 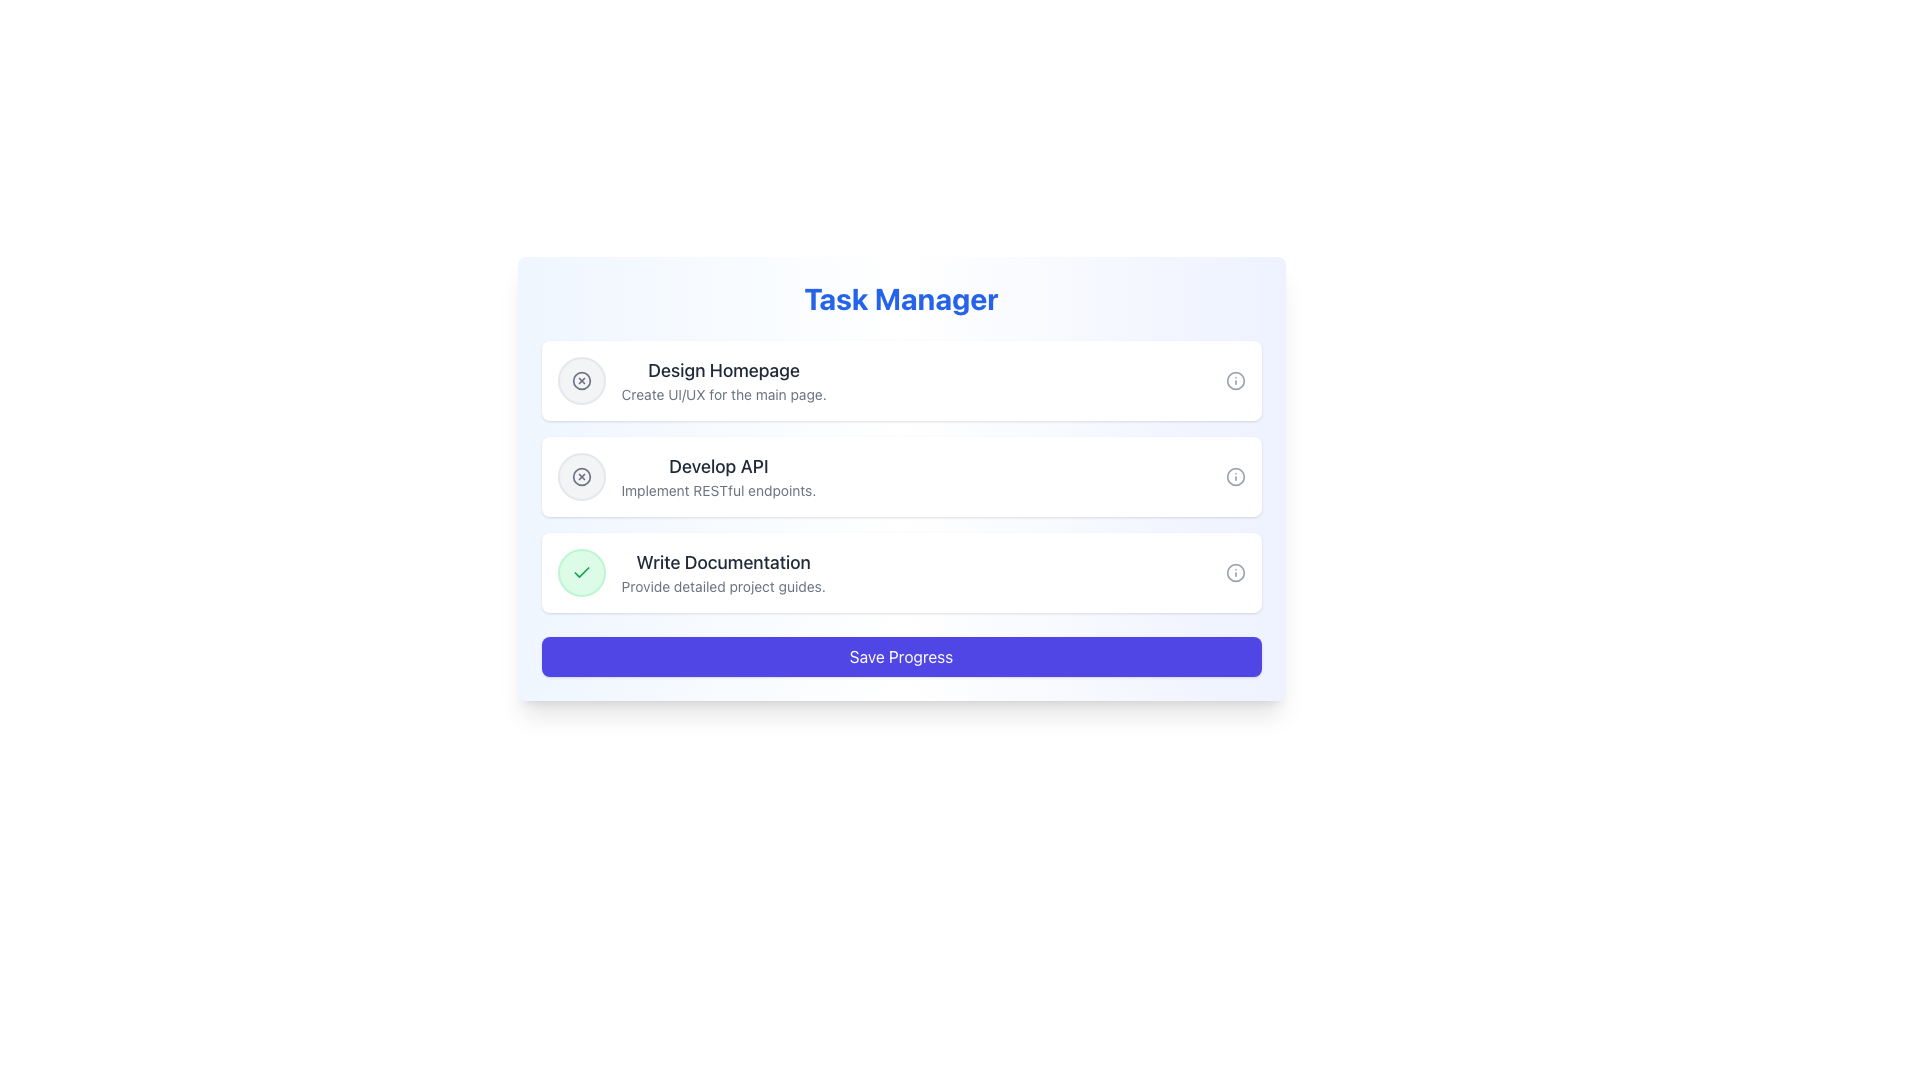 What do you see at coordinates (722, 573) in the screenshot?
I see `the text block that says 'Write Documentation' and 'Provide detailed project guides' which is located between the 'Develop API' task and the 'Save Progress' button in the task management interface` at bounding box center [722, 573].